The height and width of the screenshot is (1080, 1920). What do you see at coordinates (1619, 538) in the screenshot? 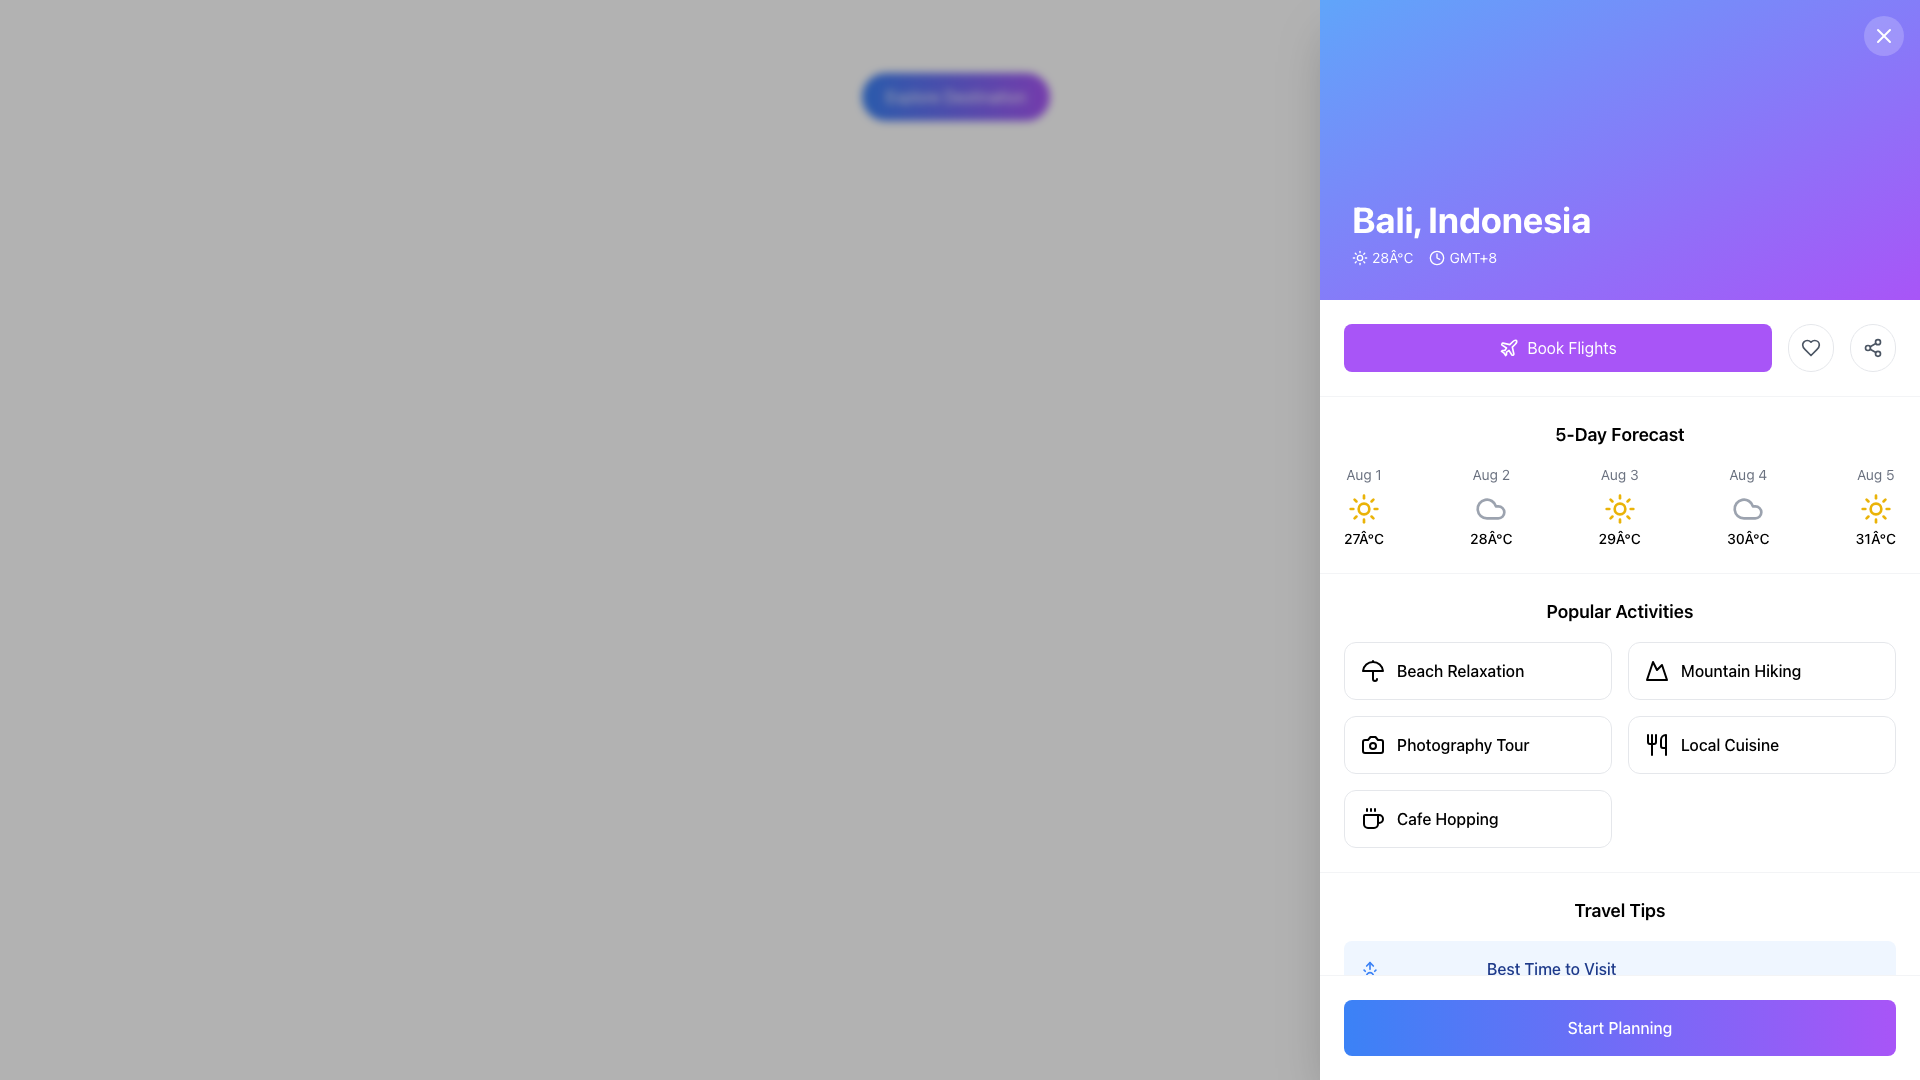
I see `the temperature label indicating the expected high temperature for 'Aug 3' in the '5-Day Forecast' section` at bounding box center [1619, 538].